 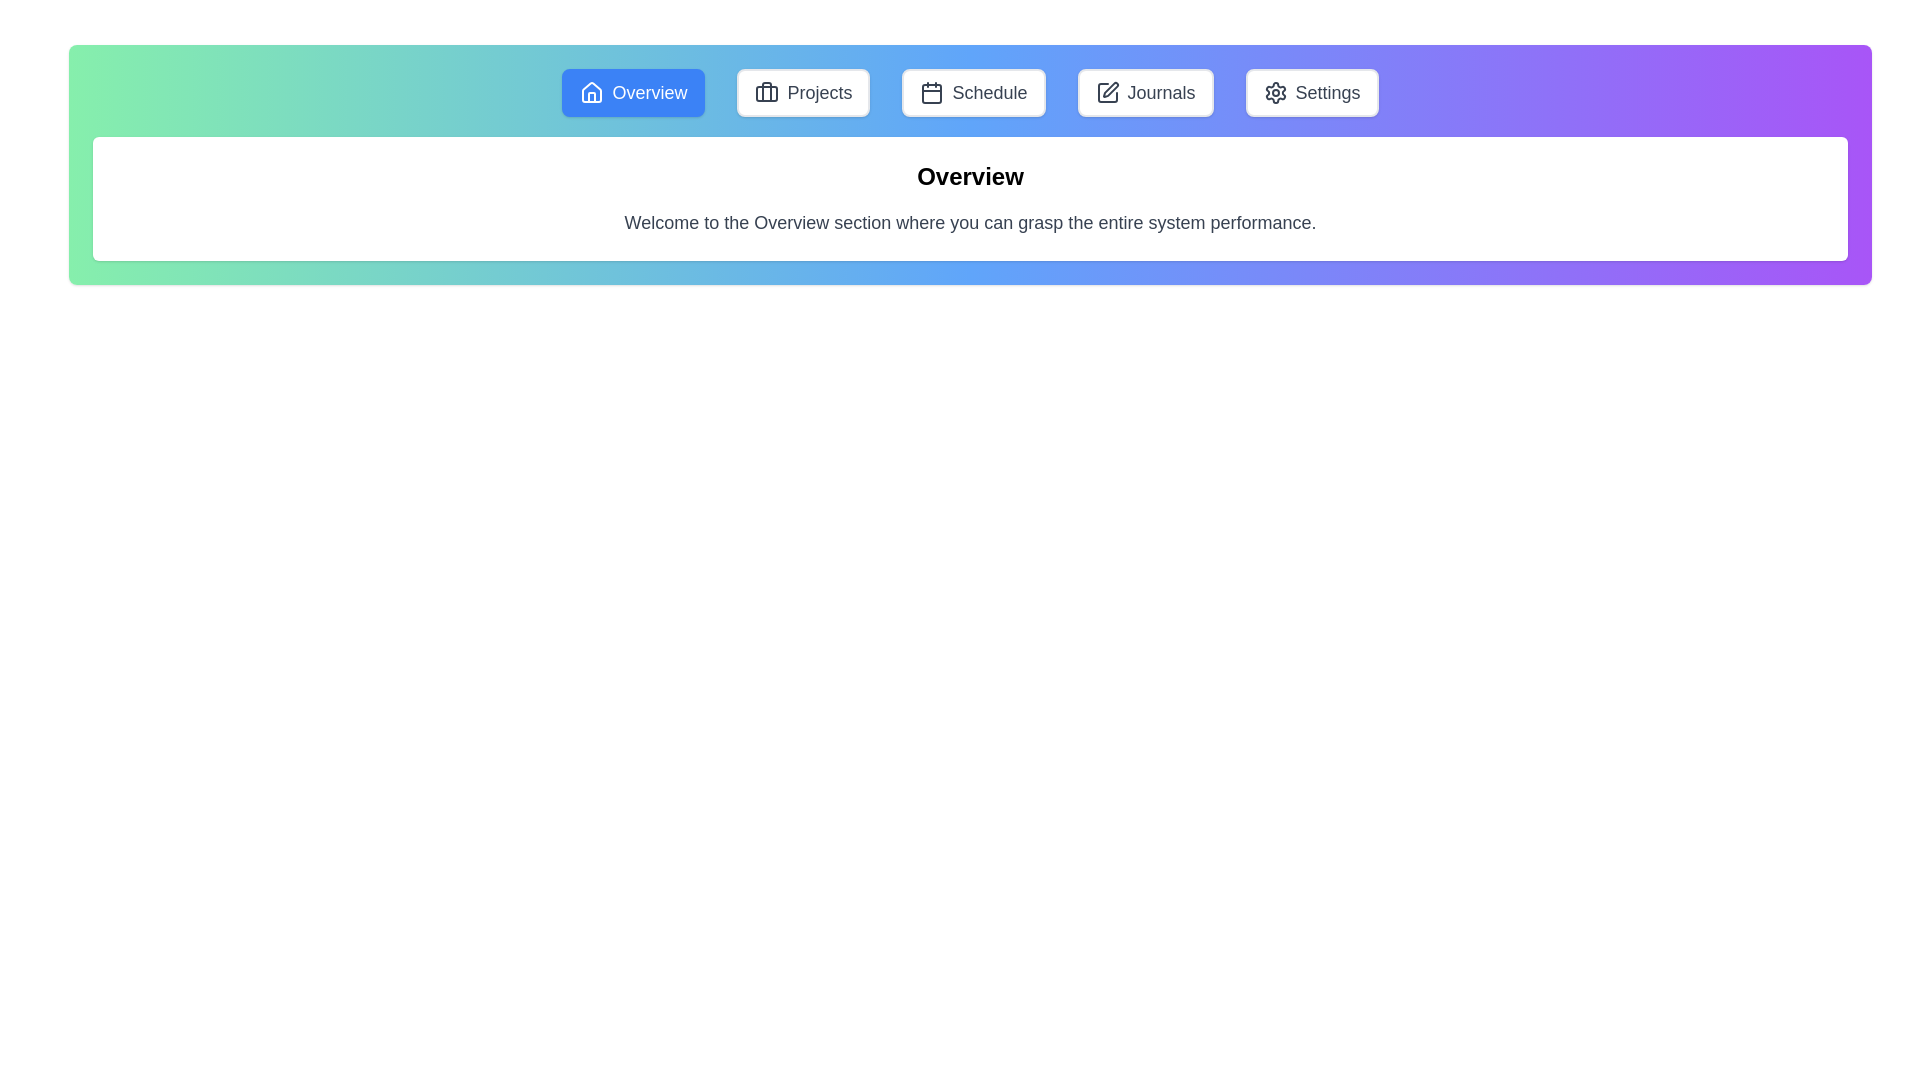 I want to click on the house-shaped icon used for navigation, which is located to the left of the 'Overview' label within a blue button with rounded edges, so click(x=591, y=92).